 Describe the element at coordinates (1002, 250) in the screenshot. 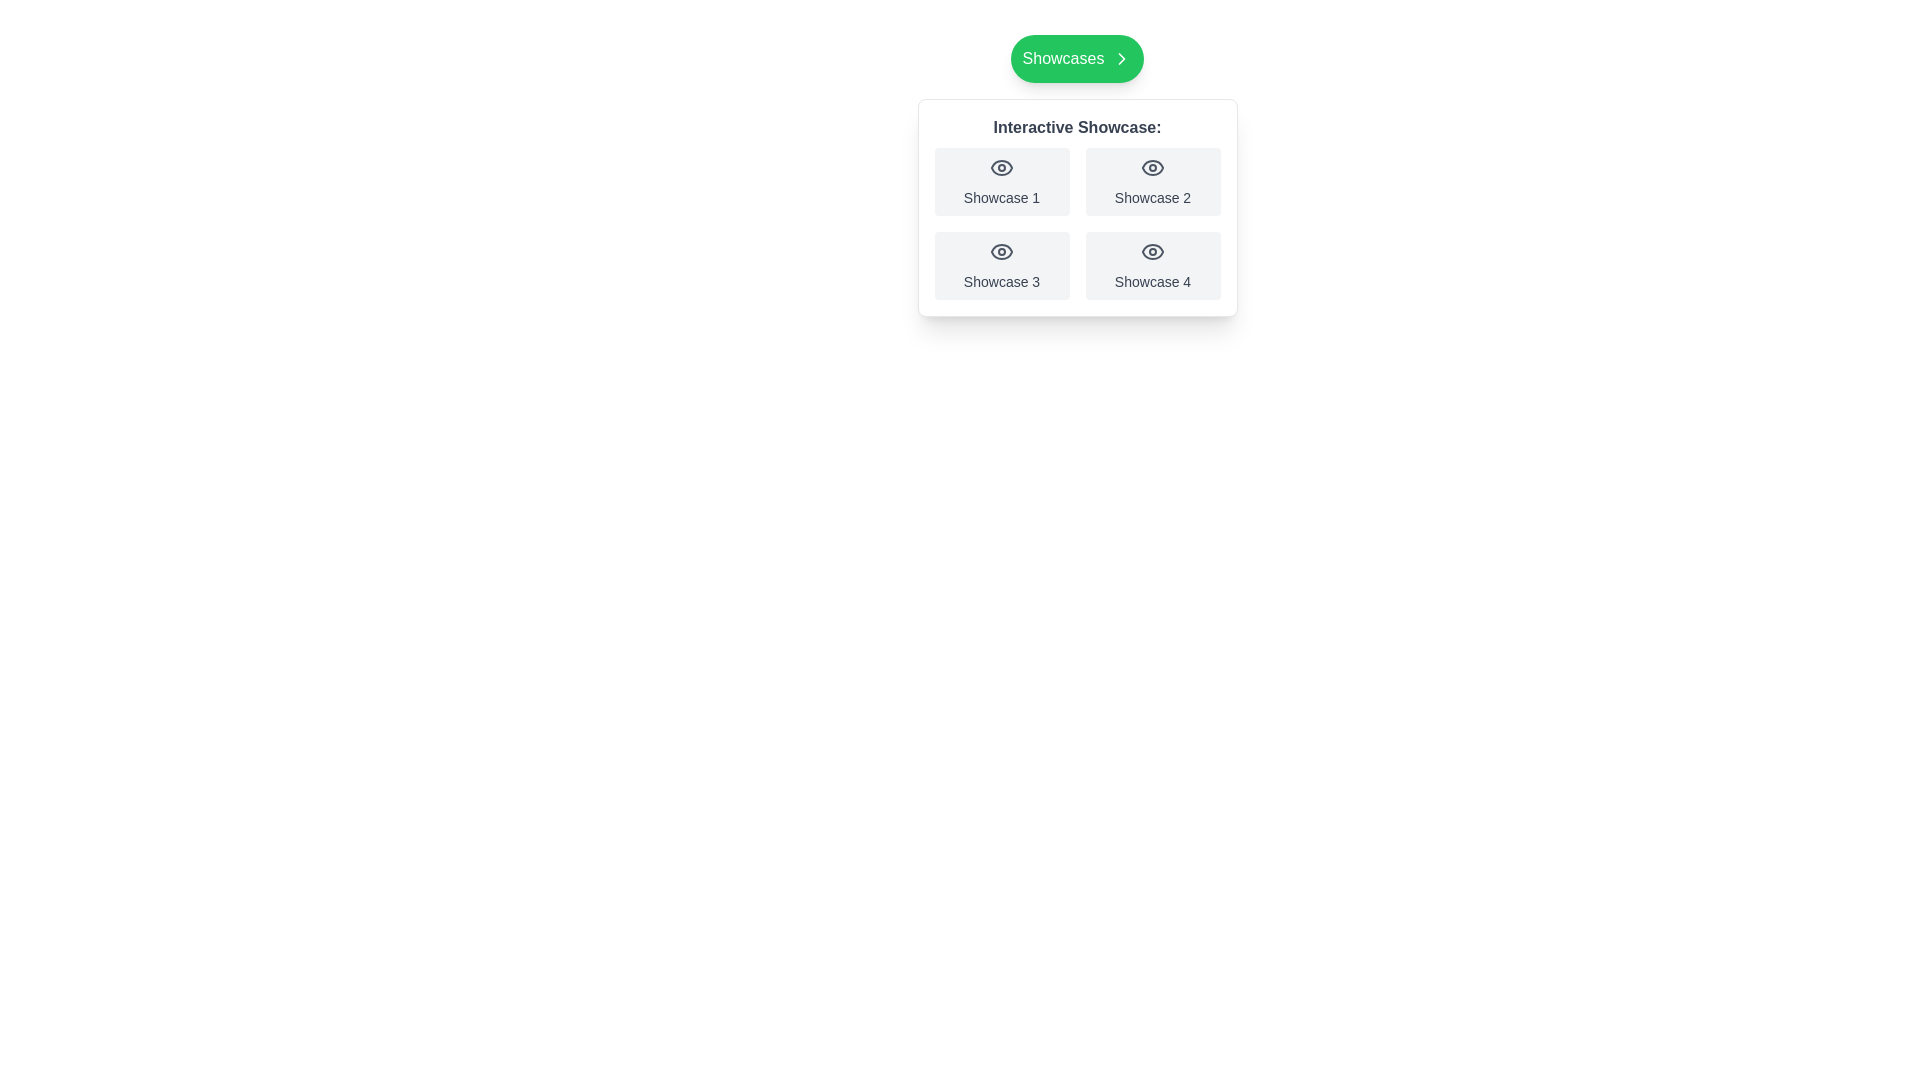

I see `the eye icon located in the bottom-left quadrant of the four-icon grid under 'Interactive Showcase'` at that location.